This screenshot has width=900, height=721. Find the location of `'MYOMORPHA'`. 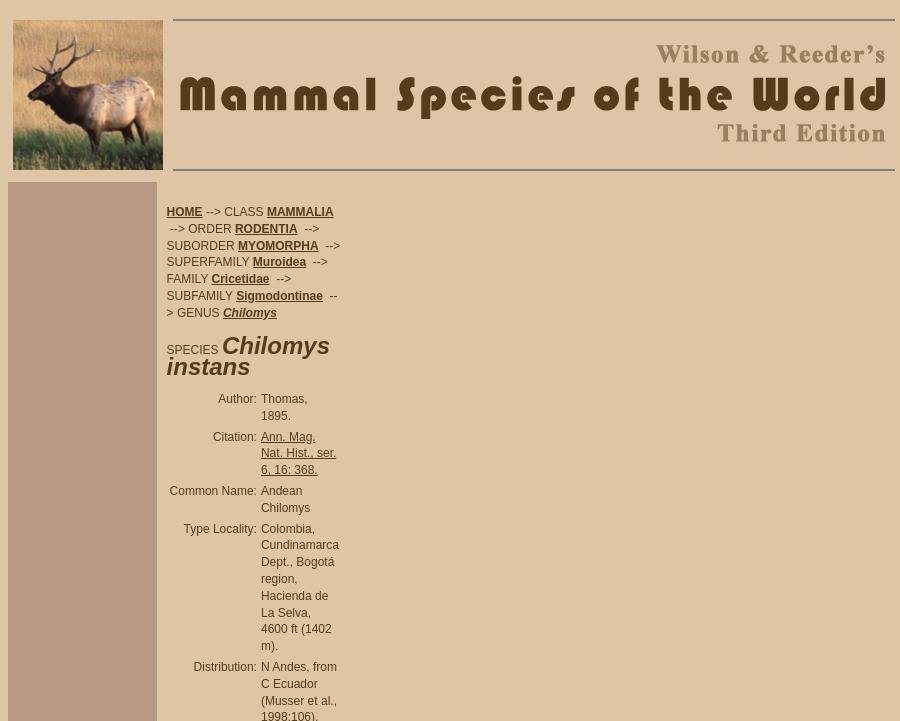

'MYOMORPHA' is located at coordinates (276, 244).